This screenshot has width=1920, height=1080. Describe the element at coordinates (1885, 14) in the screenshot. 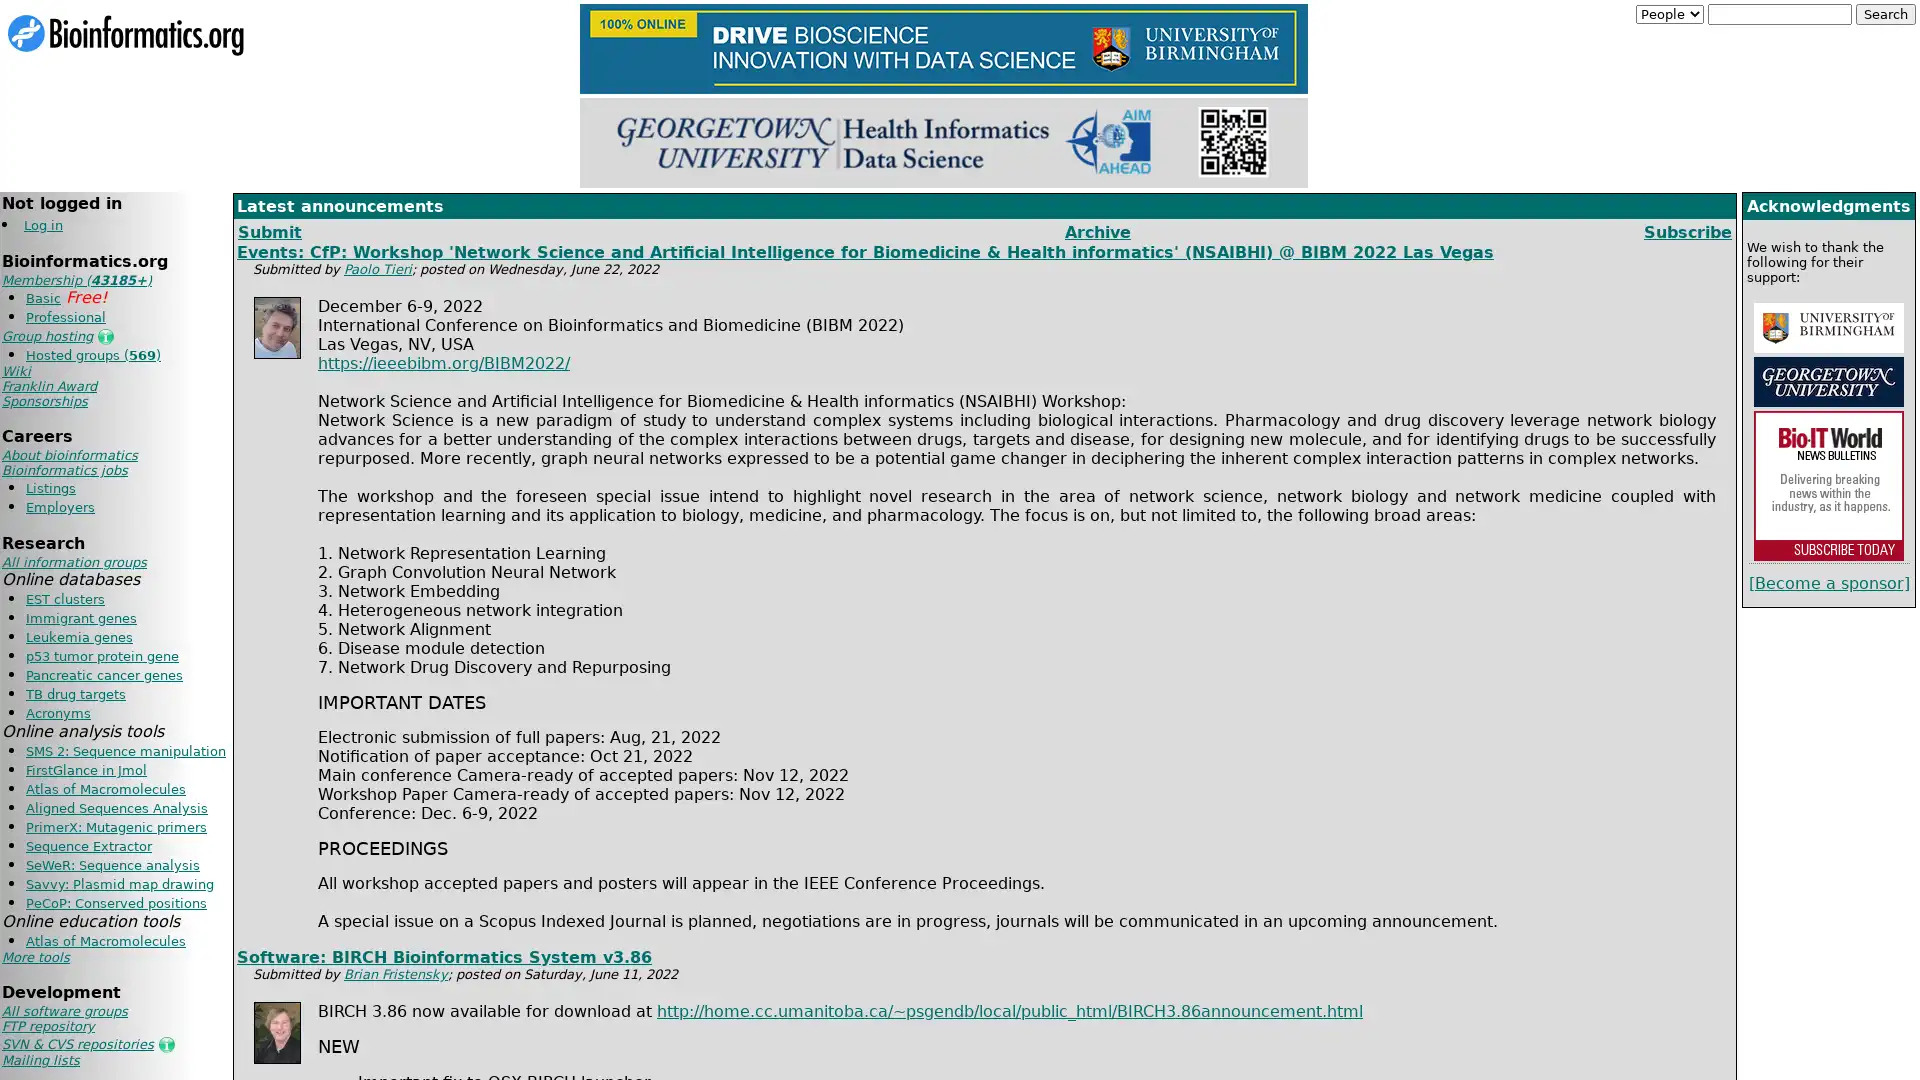

I see `Search` at that location.